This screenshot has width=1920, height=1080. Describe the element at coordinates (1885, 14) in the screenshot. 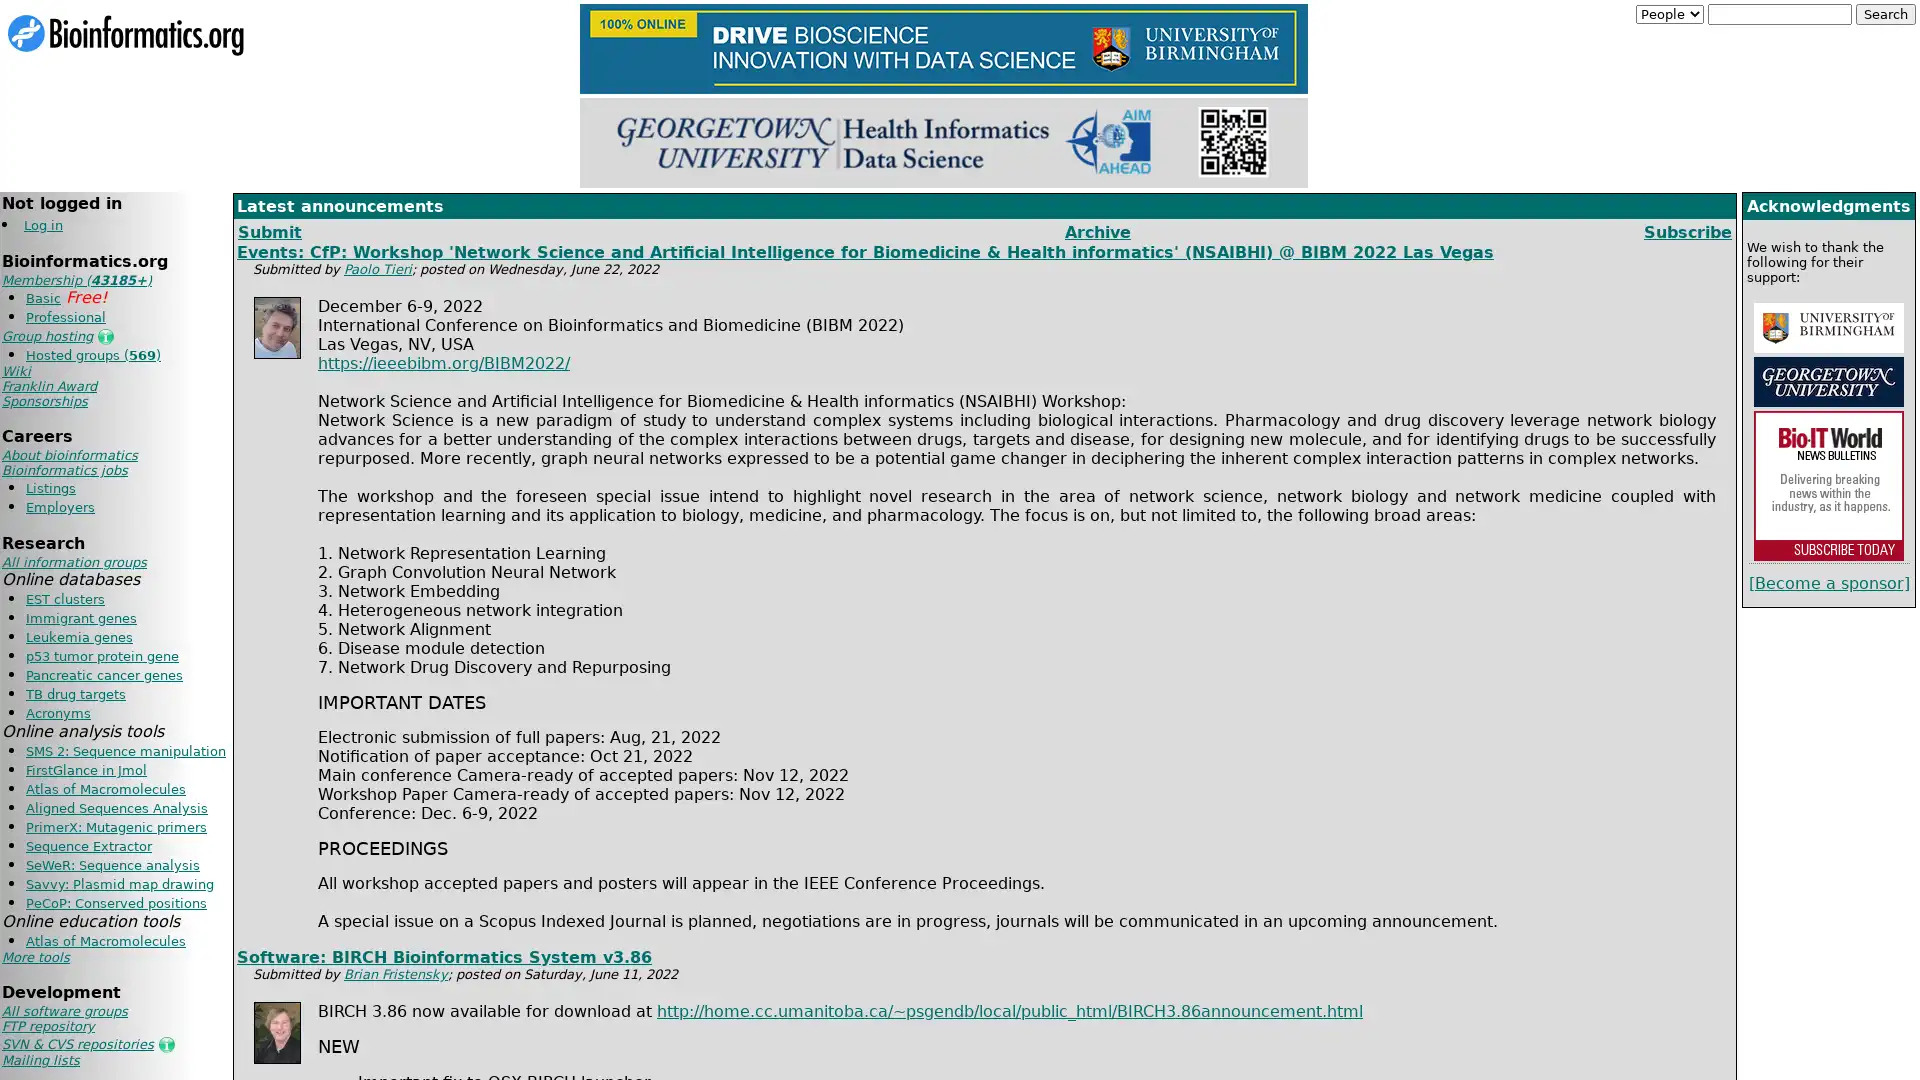

I see `Search` at that location.